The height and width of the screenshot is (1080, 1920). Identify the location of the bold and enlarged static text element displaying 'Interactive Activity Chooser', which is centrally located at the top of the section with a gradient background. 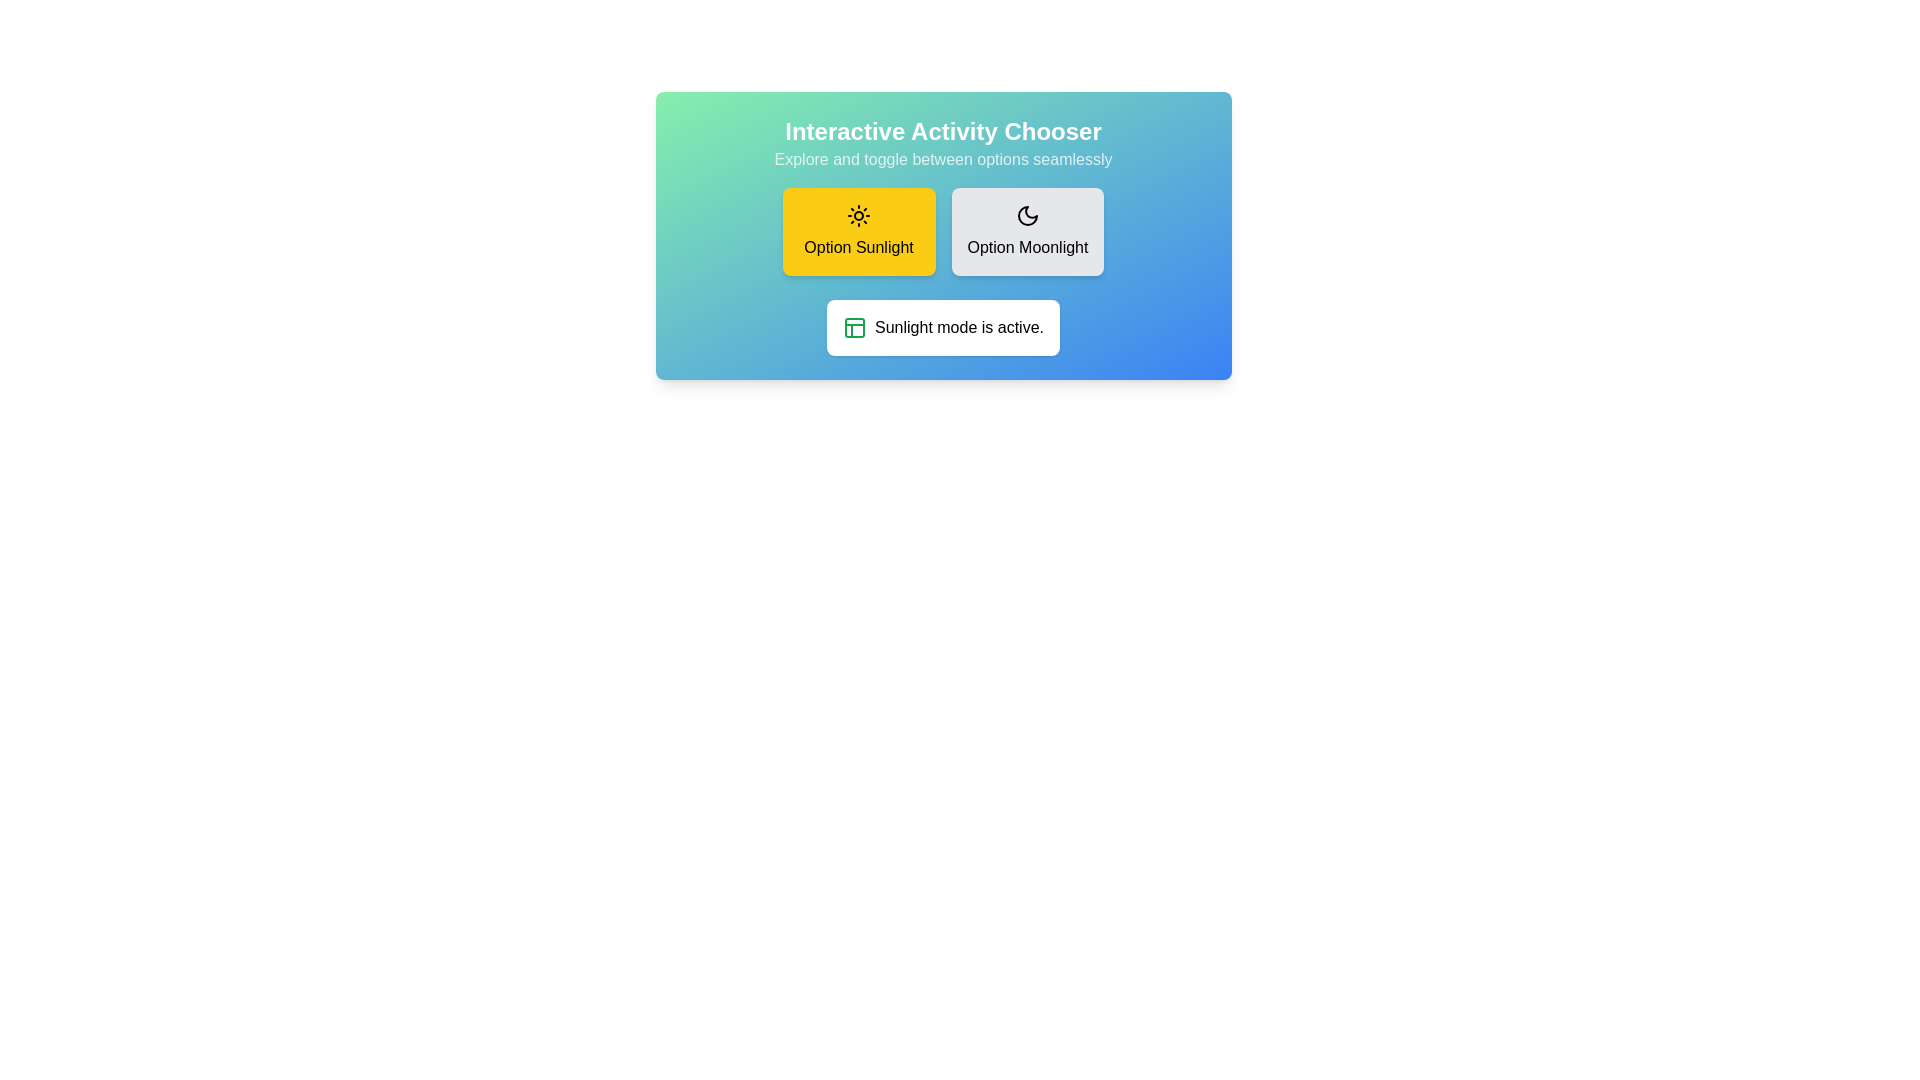
(942, 131).